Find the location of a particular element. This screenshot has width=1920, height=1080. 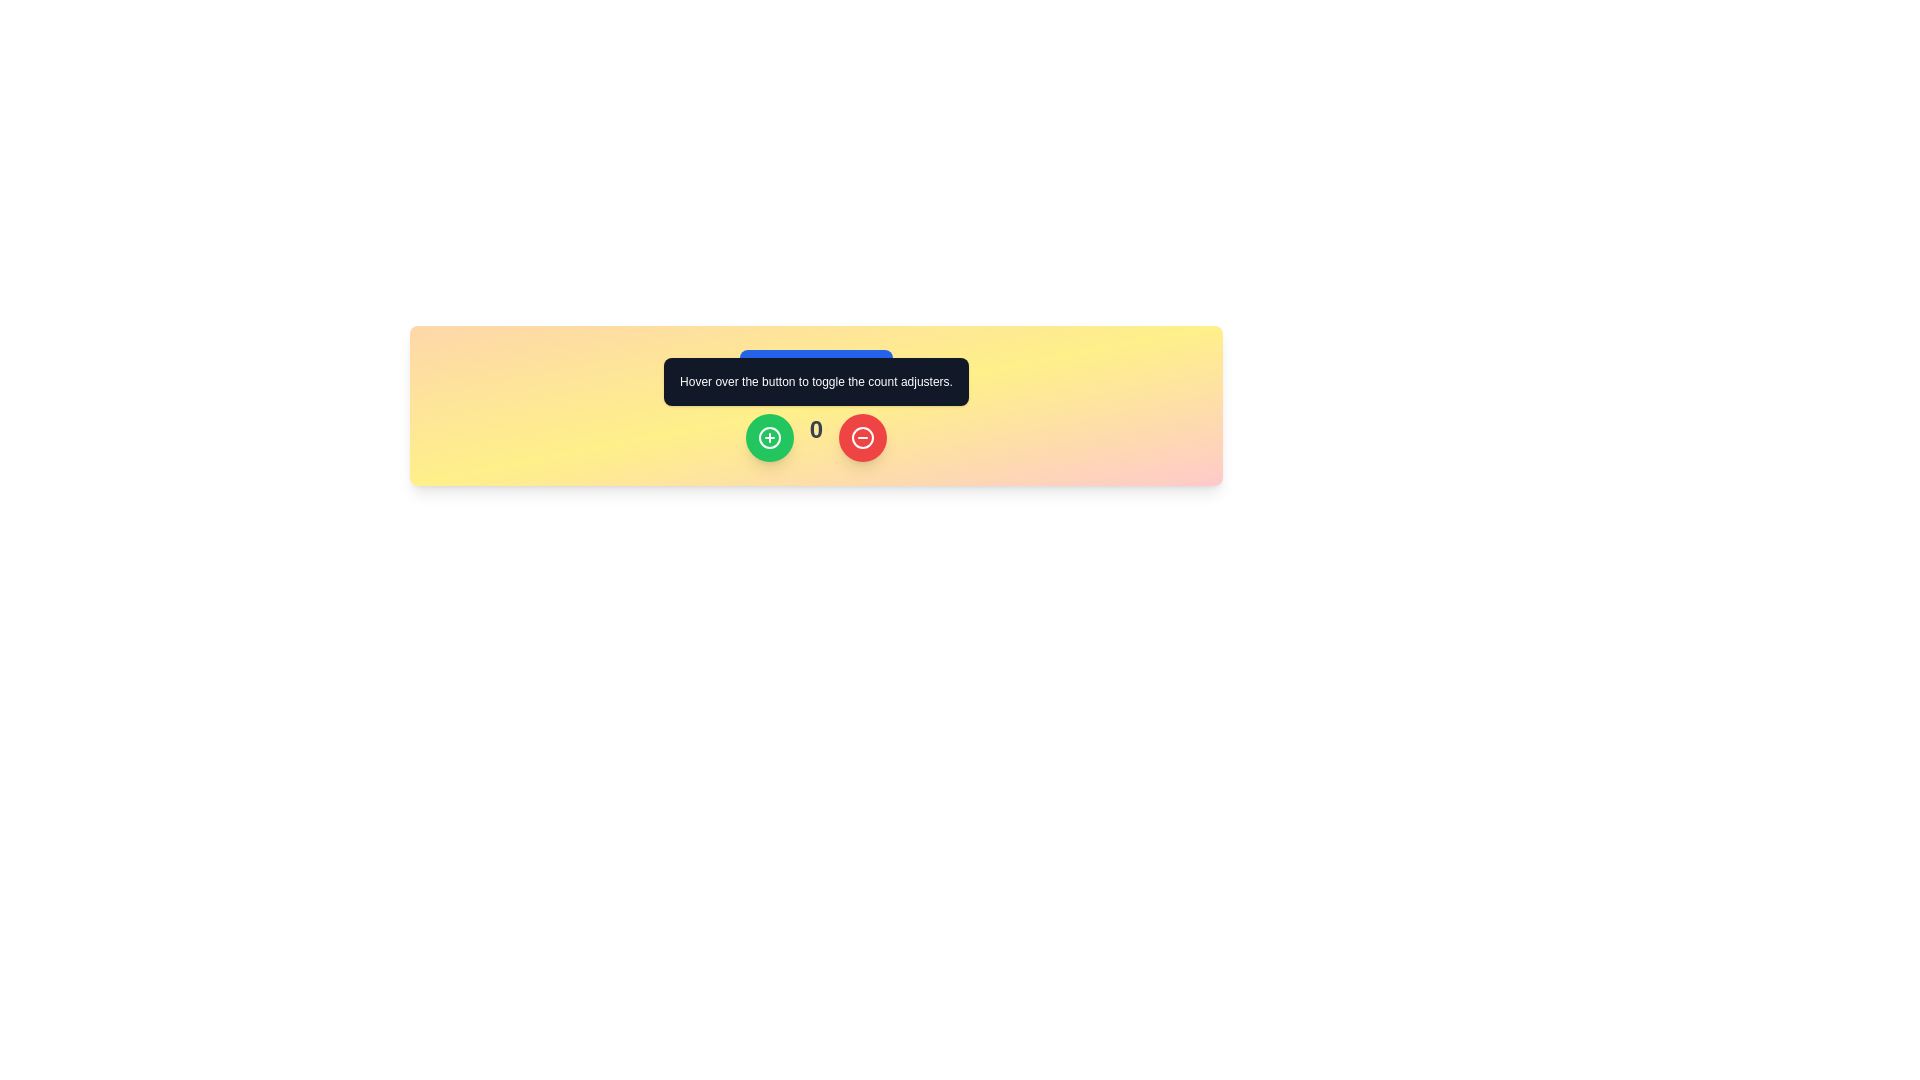

the SVG graphical component of the rightmost red button that represents the decrement functionality is located at coordinates (863, 437).